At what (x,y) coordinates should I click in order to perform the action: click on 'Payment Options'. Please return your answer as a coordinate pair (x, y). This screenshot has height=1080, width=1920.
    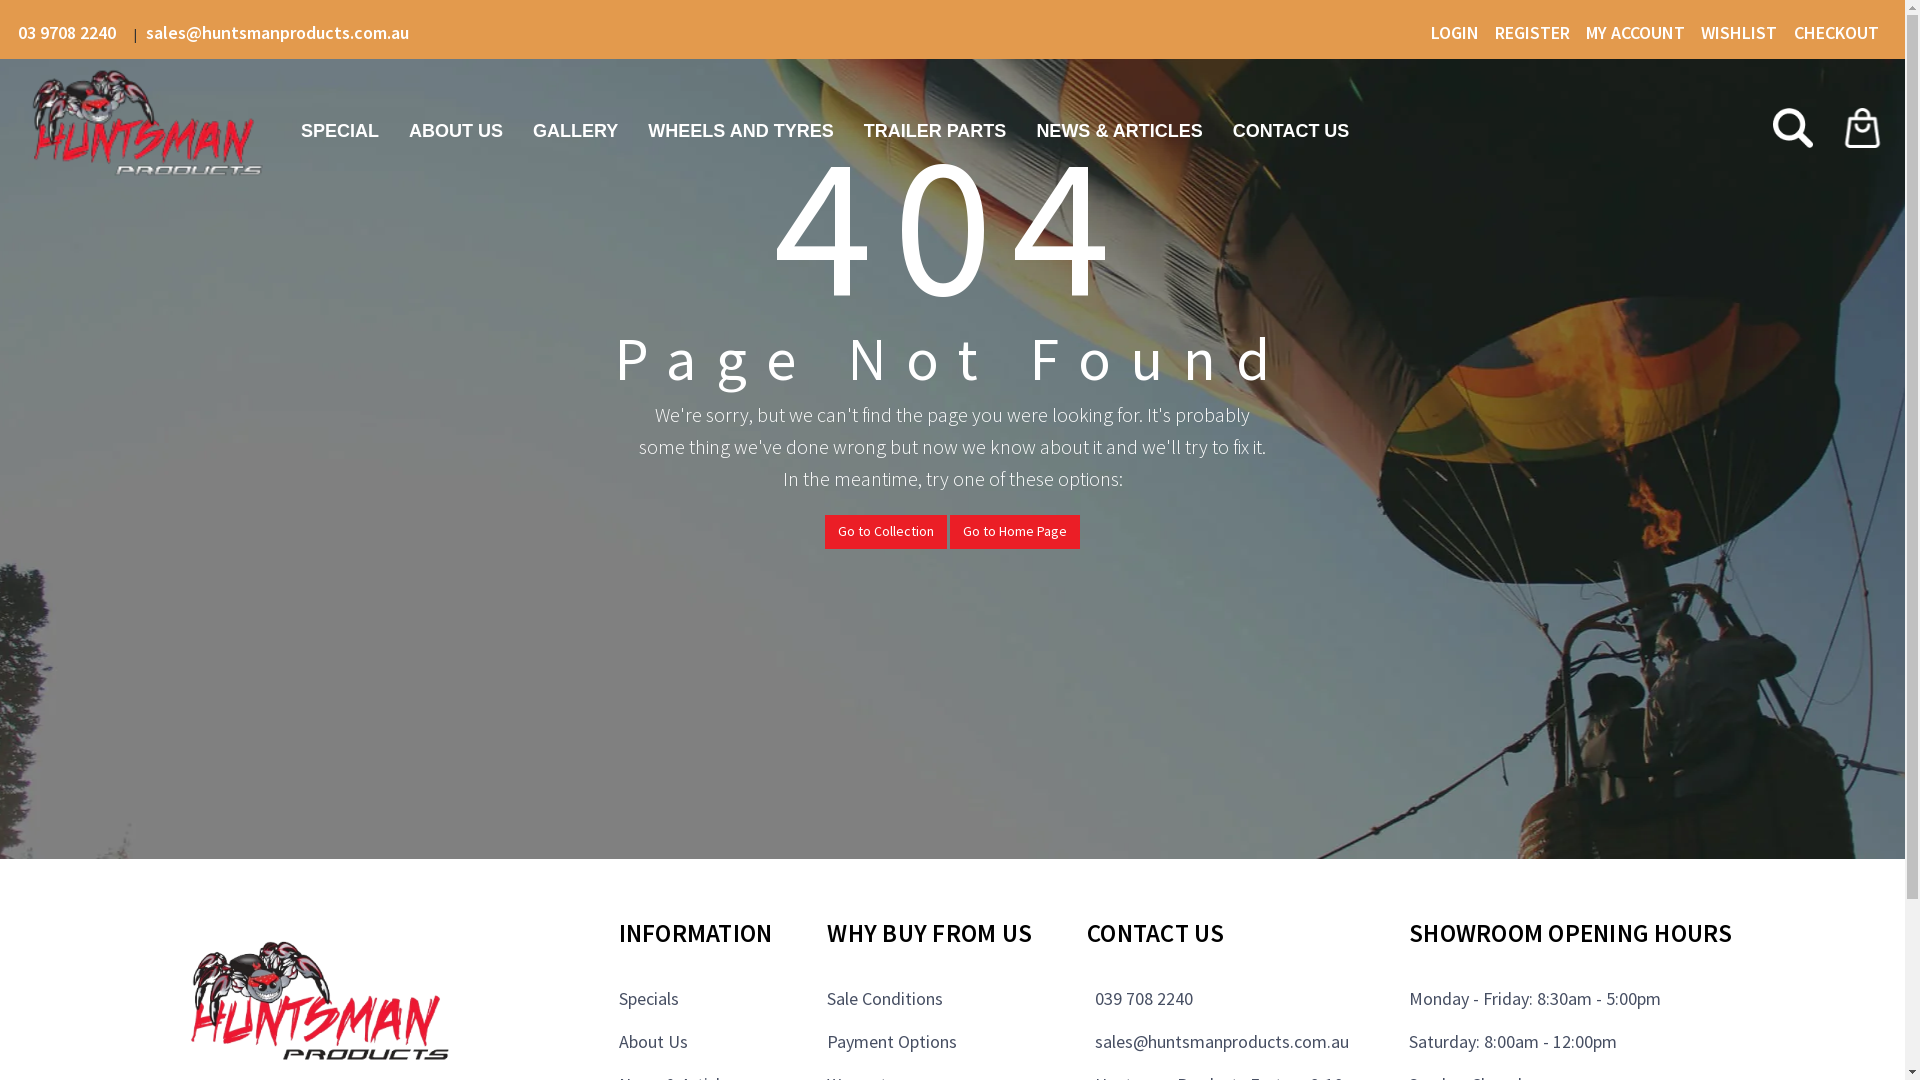
    Looking at the image, I should click on (891, 1040).